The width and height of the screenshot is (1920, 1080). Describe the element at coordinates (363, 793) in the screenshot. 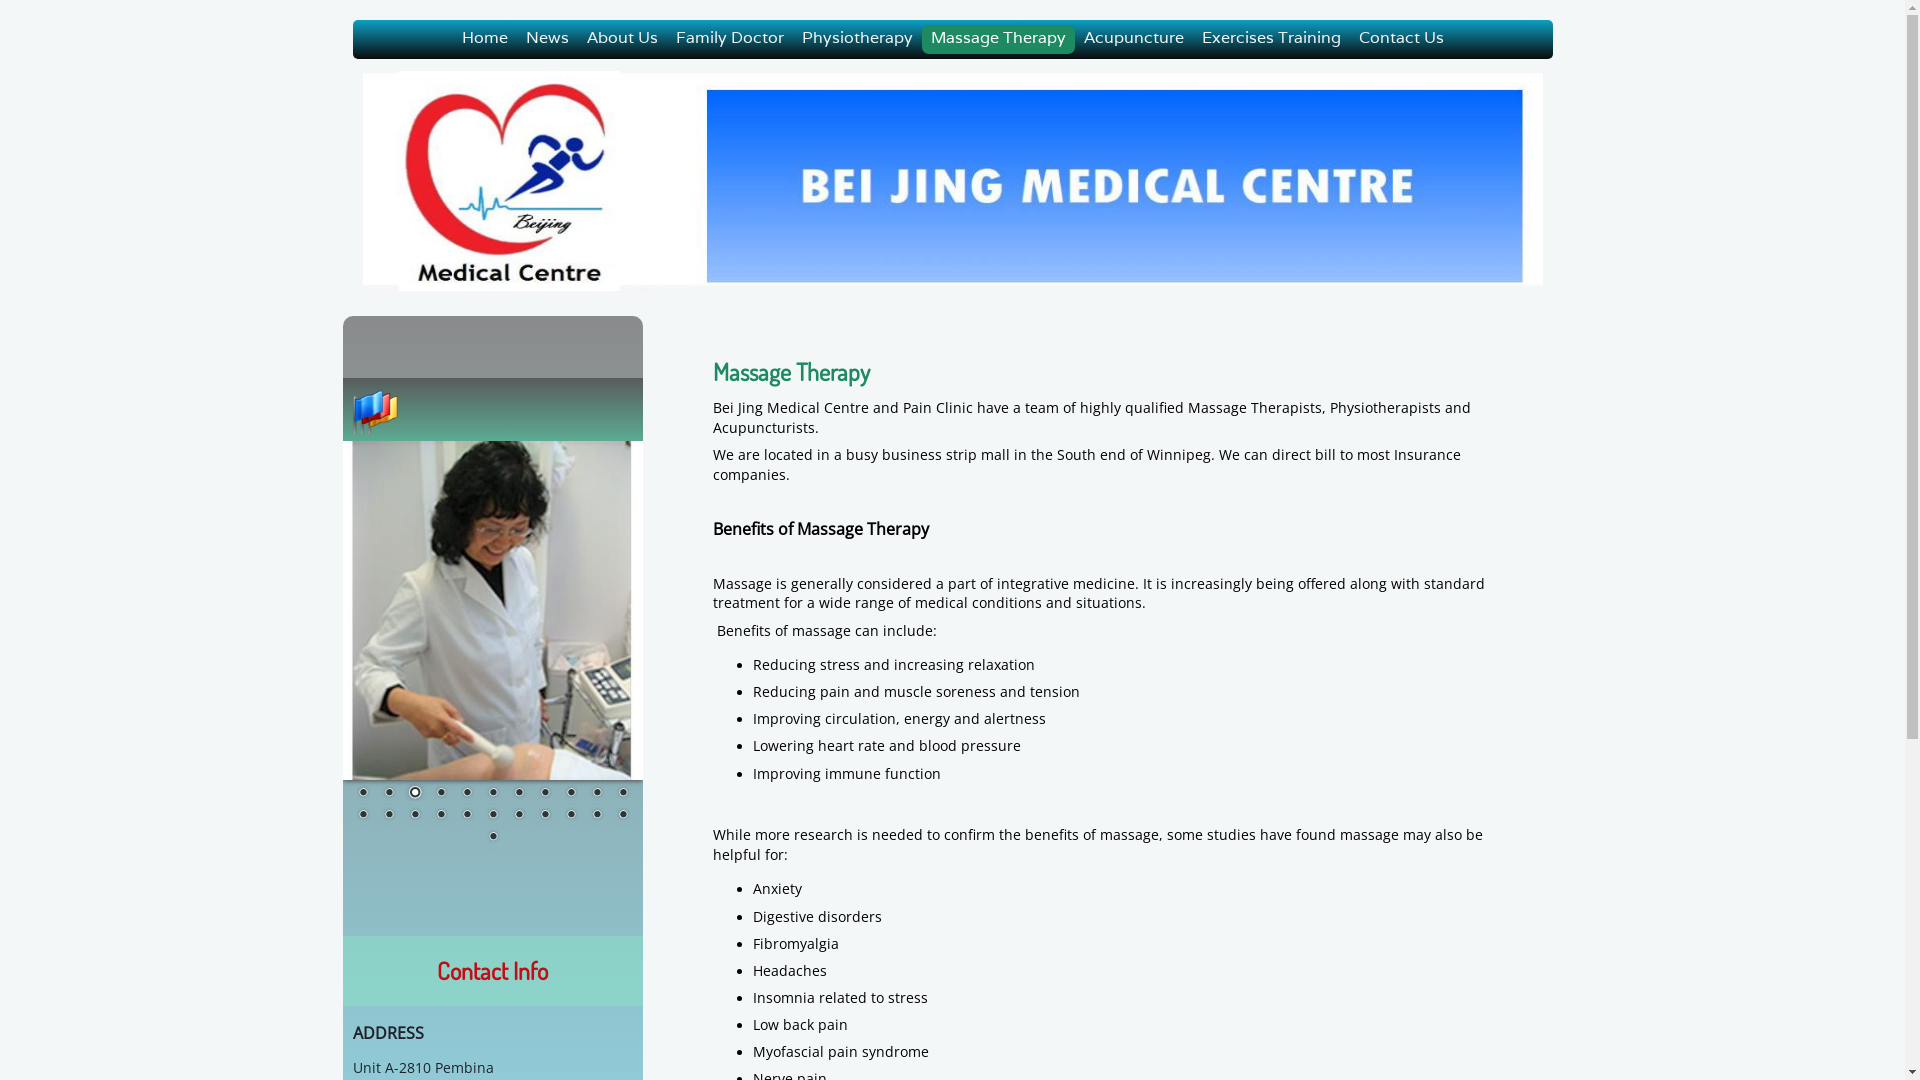

I see `'1'` at that location.